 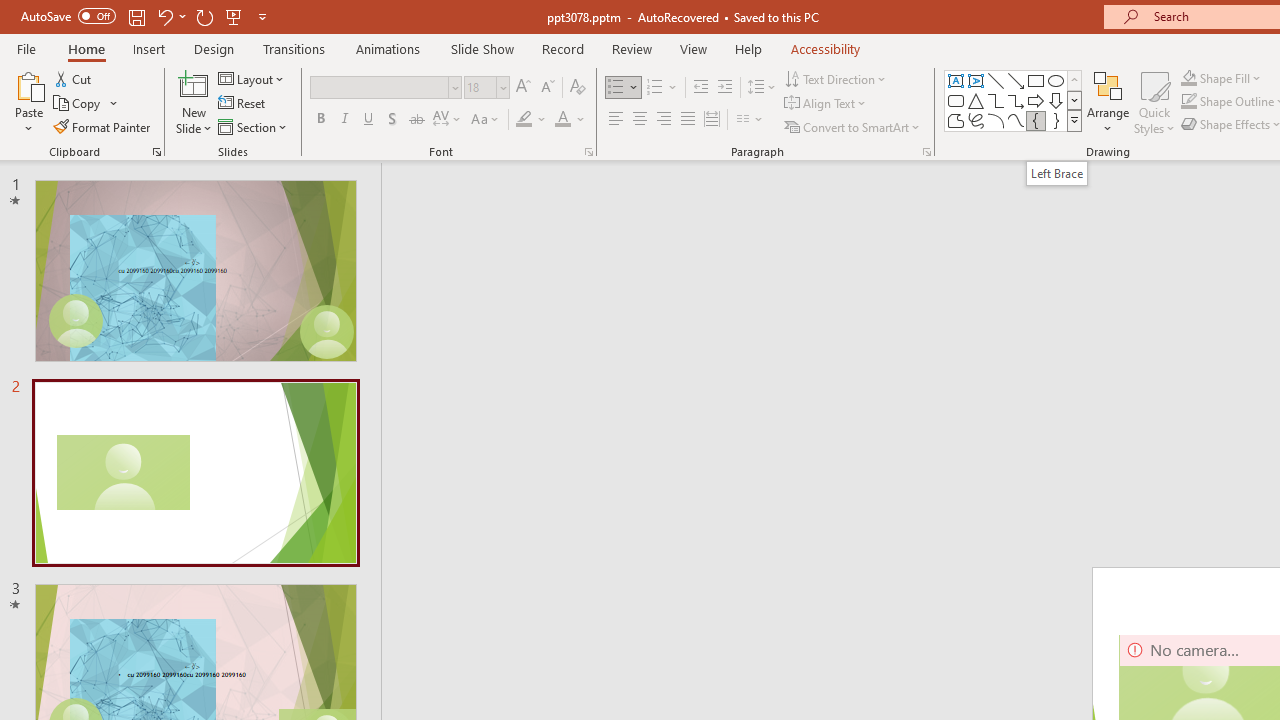 What do you see at coordinates (925, 150) in the screenshot?
I see `'Paragraph...'` at bounding box center [925, 150].